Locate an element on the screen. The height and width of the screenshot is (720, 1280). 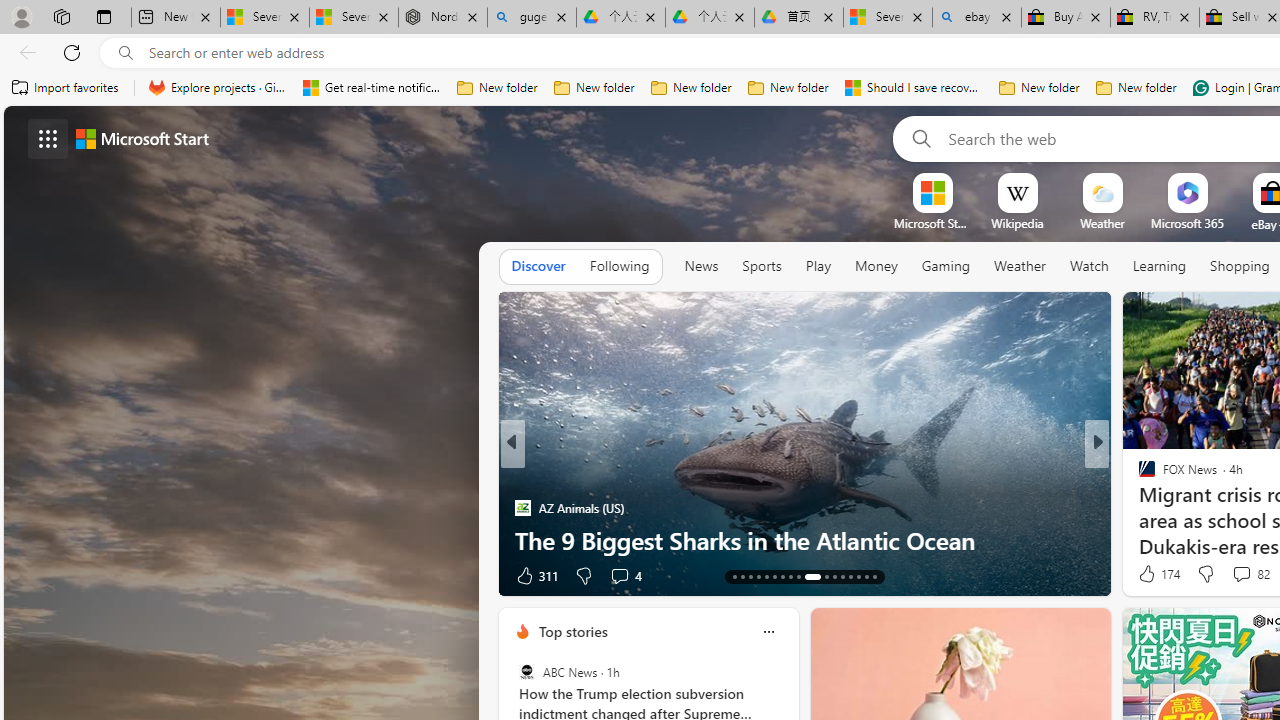
'AZ Animals (US)' is located at coordinates (522, 506).